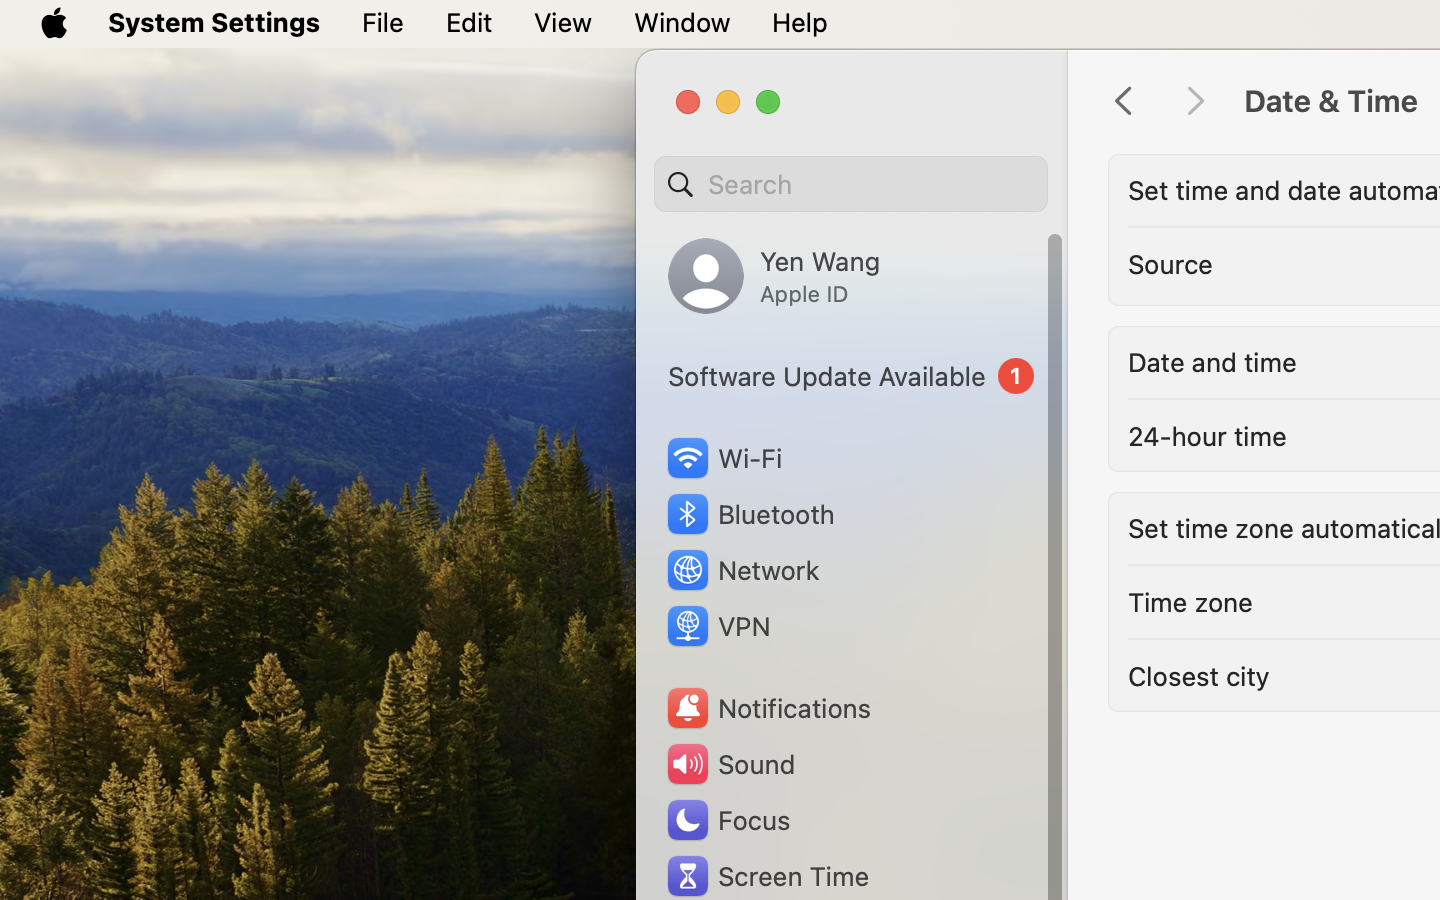  Describe the element at coordinates (765, 875) in the screenshot. I see `'Screen Time'` at that location.